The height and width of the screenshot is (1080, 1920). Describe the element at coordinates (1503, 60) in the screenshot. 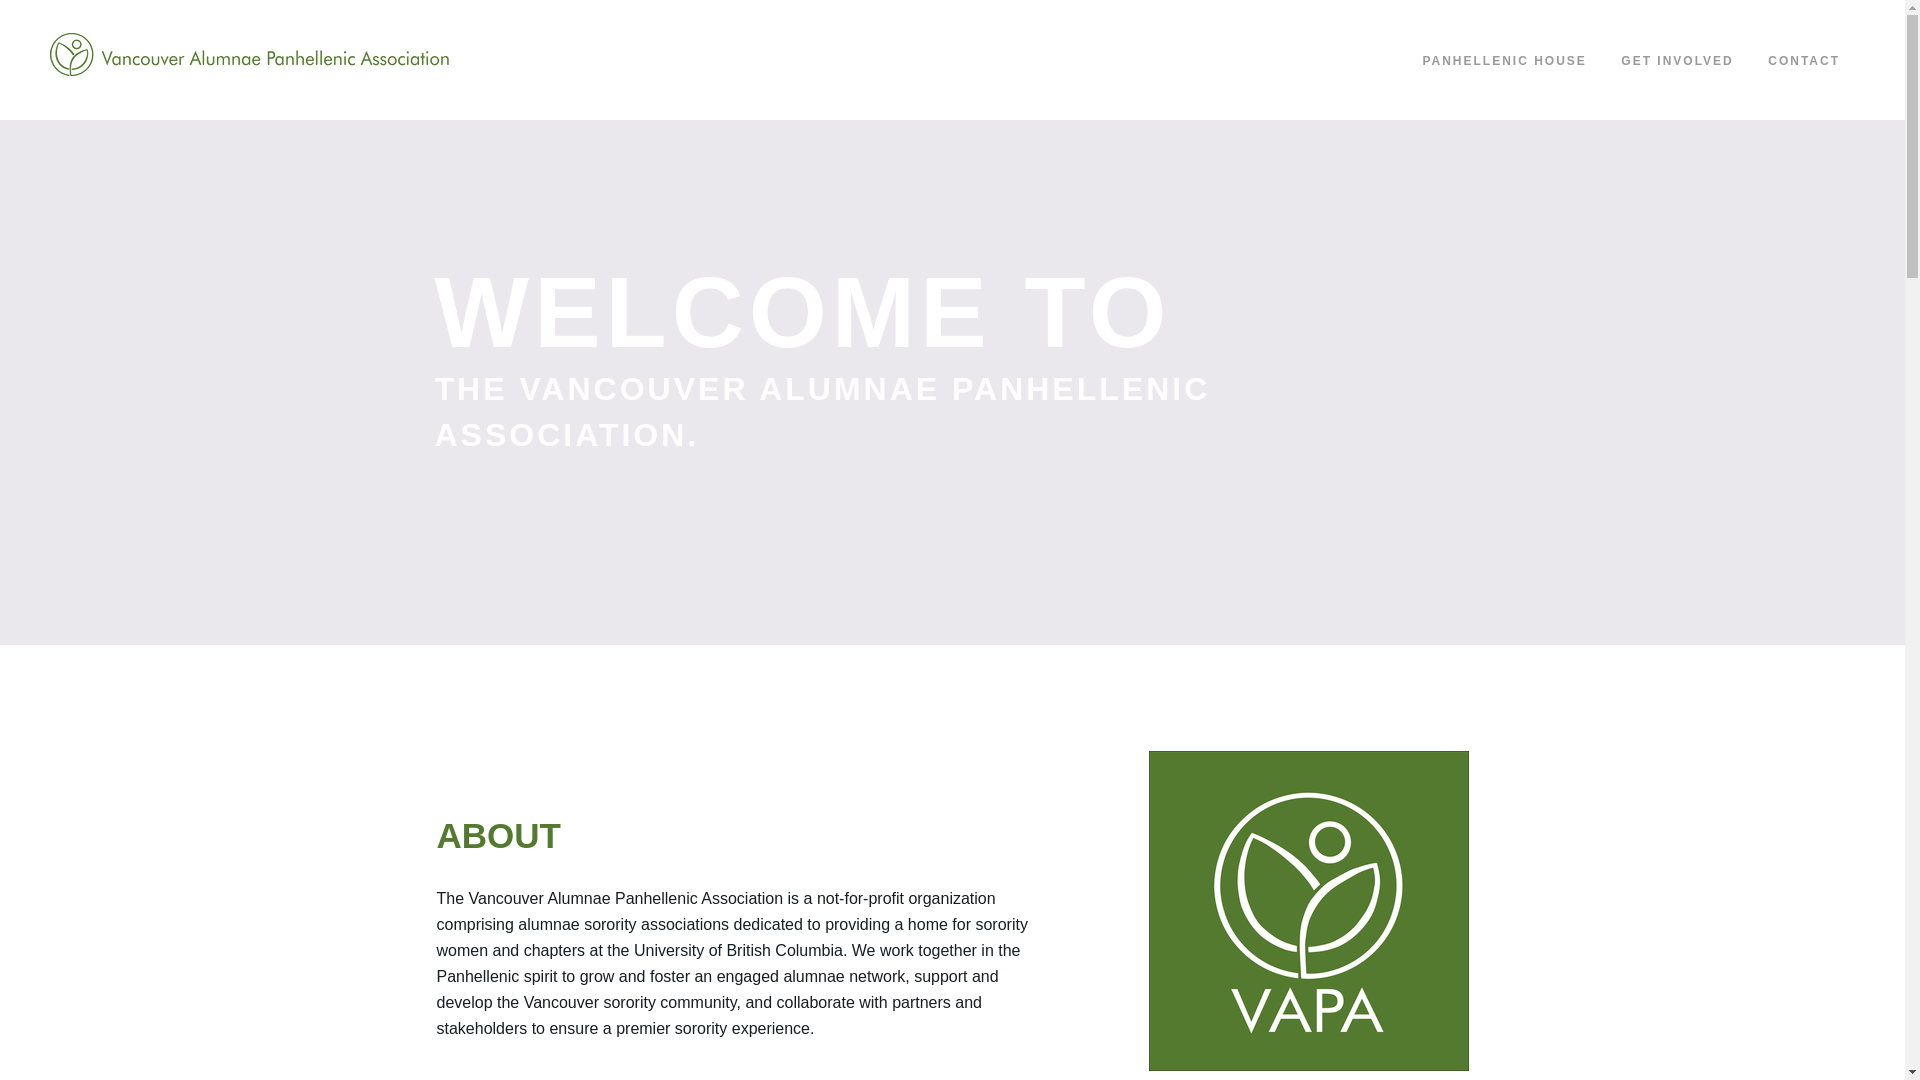

I see `'PANHELLENIC HOUSE'` at that location.